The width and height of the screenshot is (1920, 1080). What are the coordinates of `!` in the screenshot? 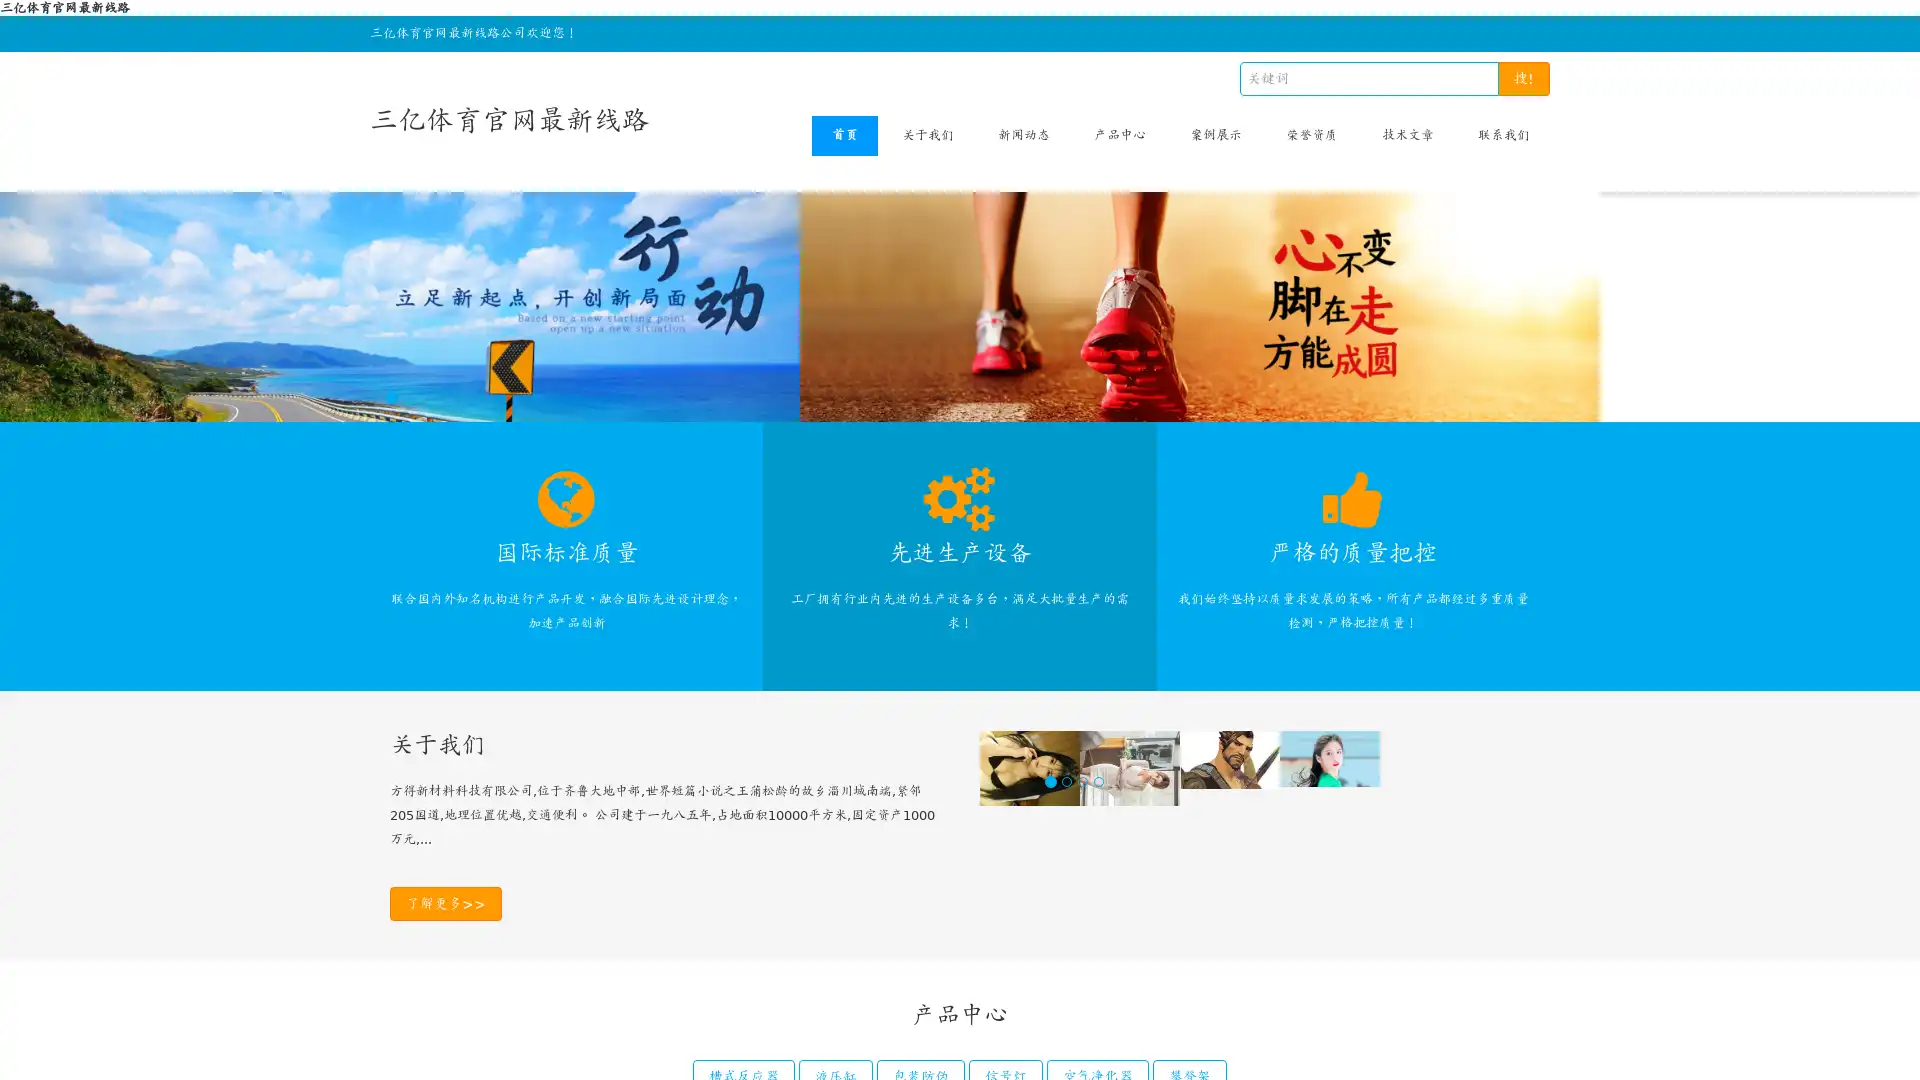 It's located at (1523, 77).